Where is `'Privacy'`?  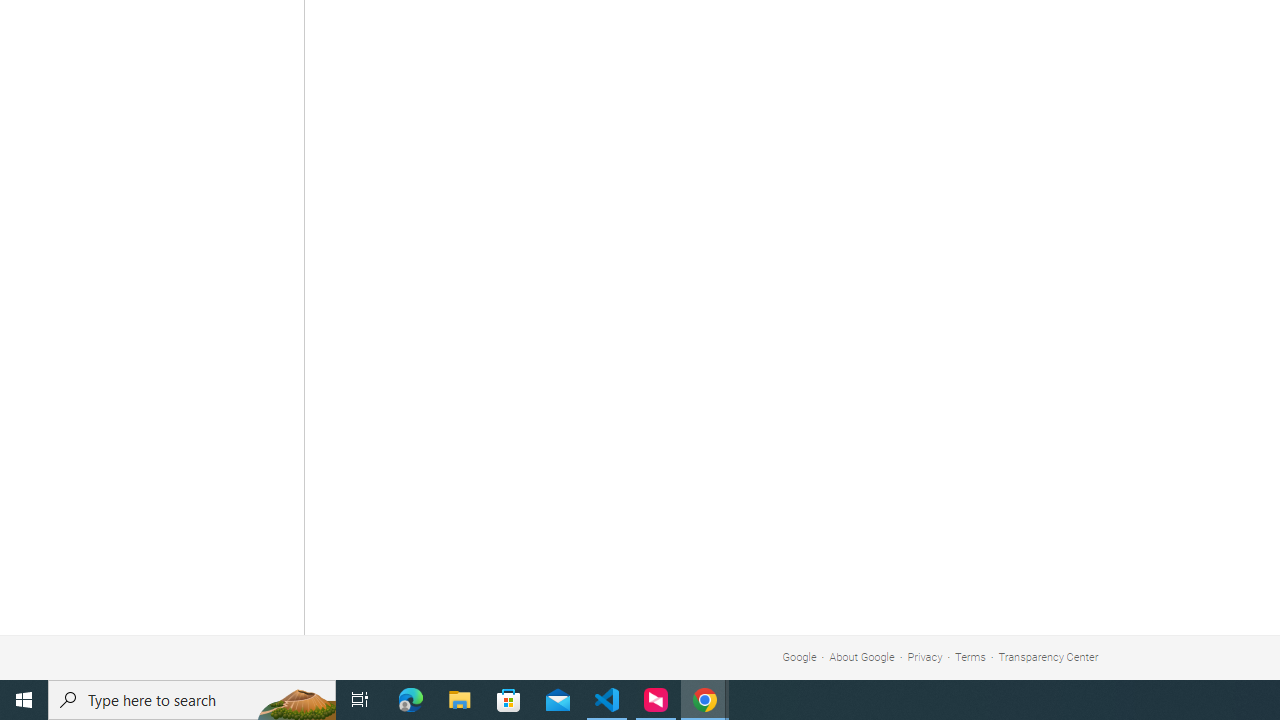
'Privacy' is located at coordinates (924, 657).